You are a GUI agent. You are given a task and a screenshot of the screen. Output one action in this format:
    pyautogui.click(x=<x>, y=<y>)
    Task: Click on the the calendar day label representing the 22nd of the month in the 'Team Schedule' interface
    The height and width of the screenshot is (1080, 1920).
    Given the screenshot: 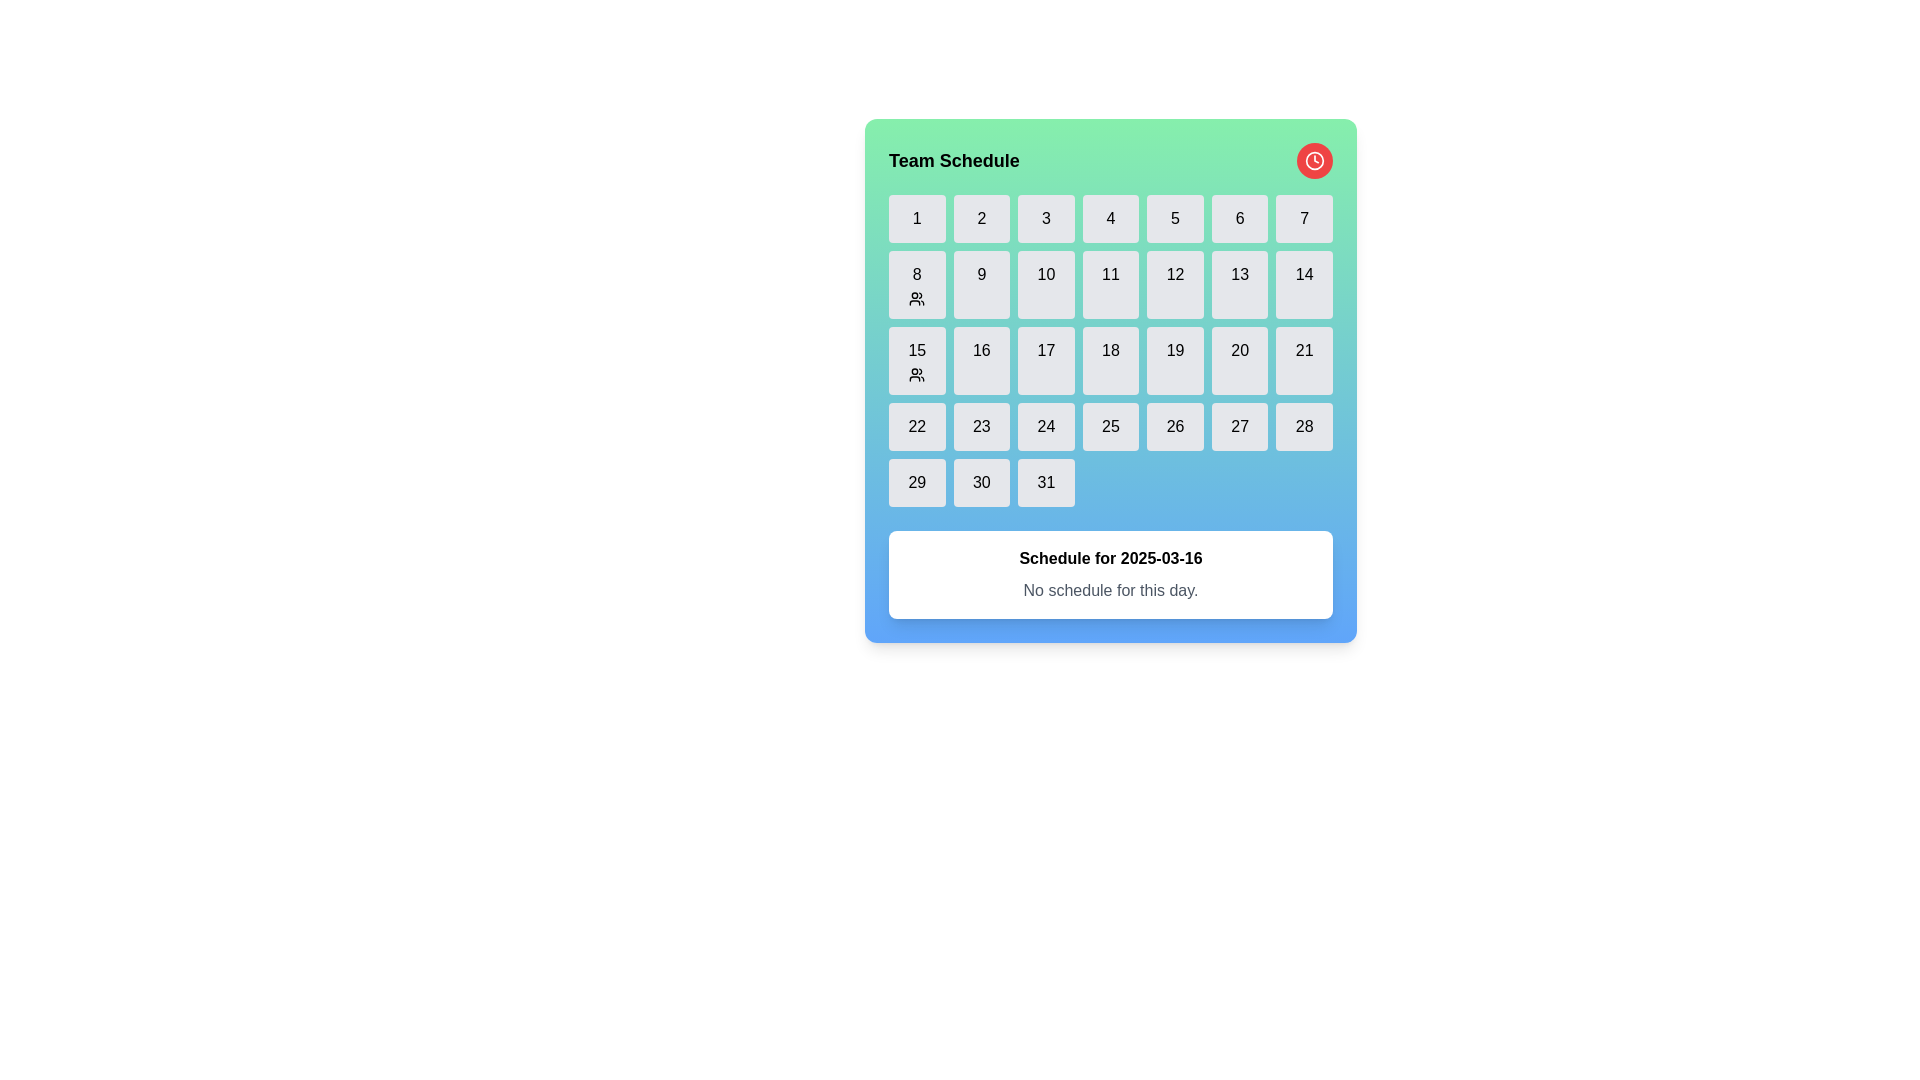 What is the action you would take?
    pyautogui.click(x=916, y=426)
    